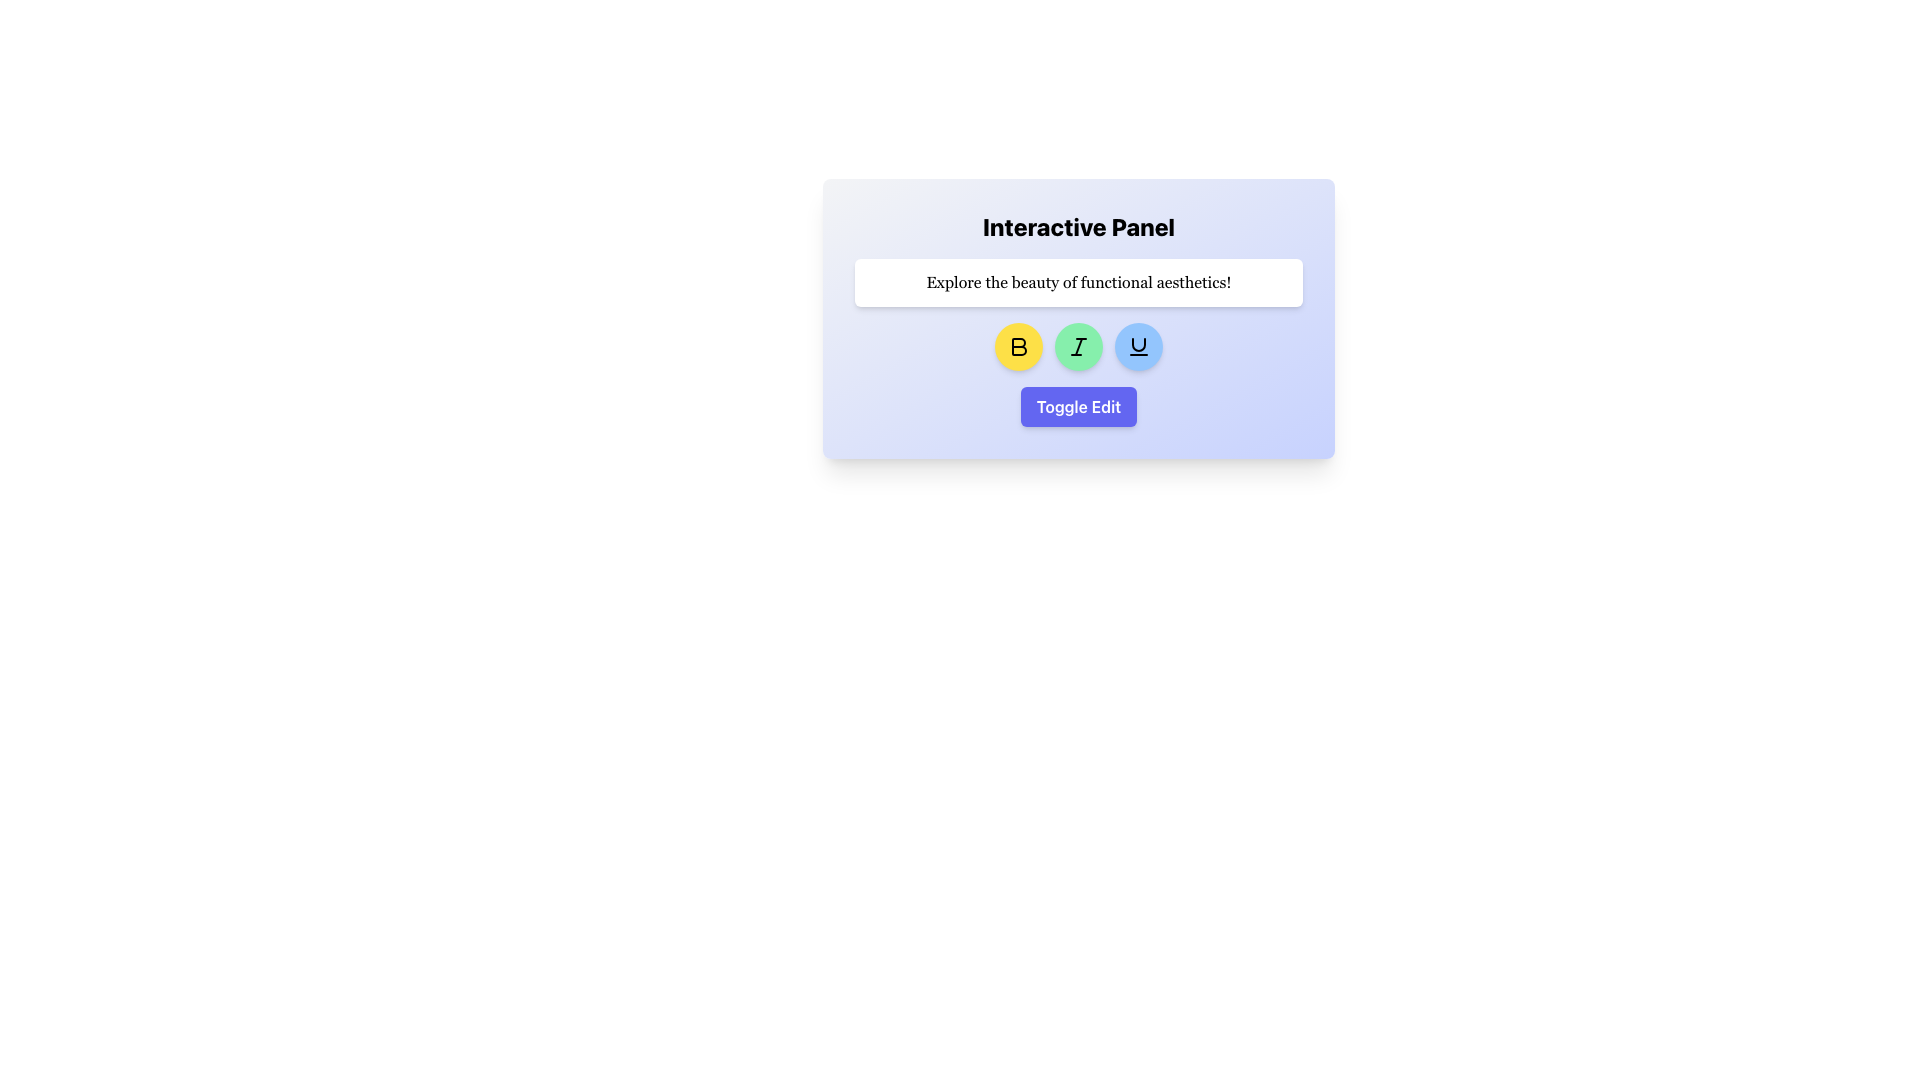  Describe the element at coordinates (1018, 346) in the screenshot. I see `the bold style toggle icon button located below the text field using keyboard navigation` at that location.